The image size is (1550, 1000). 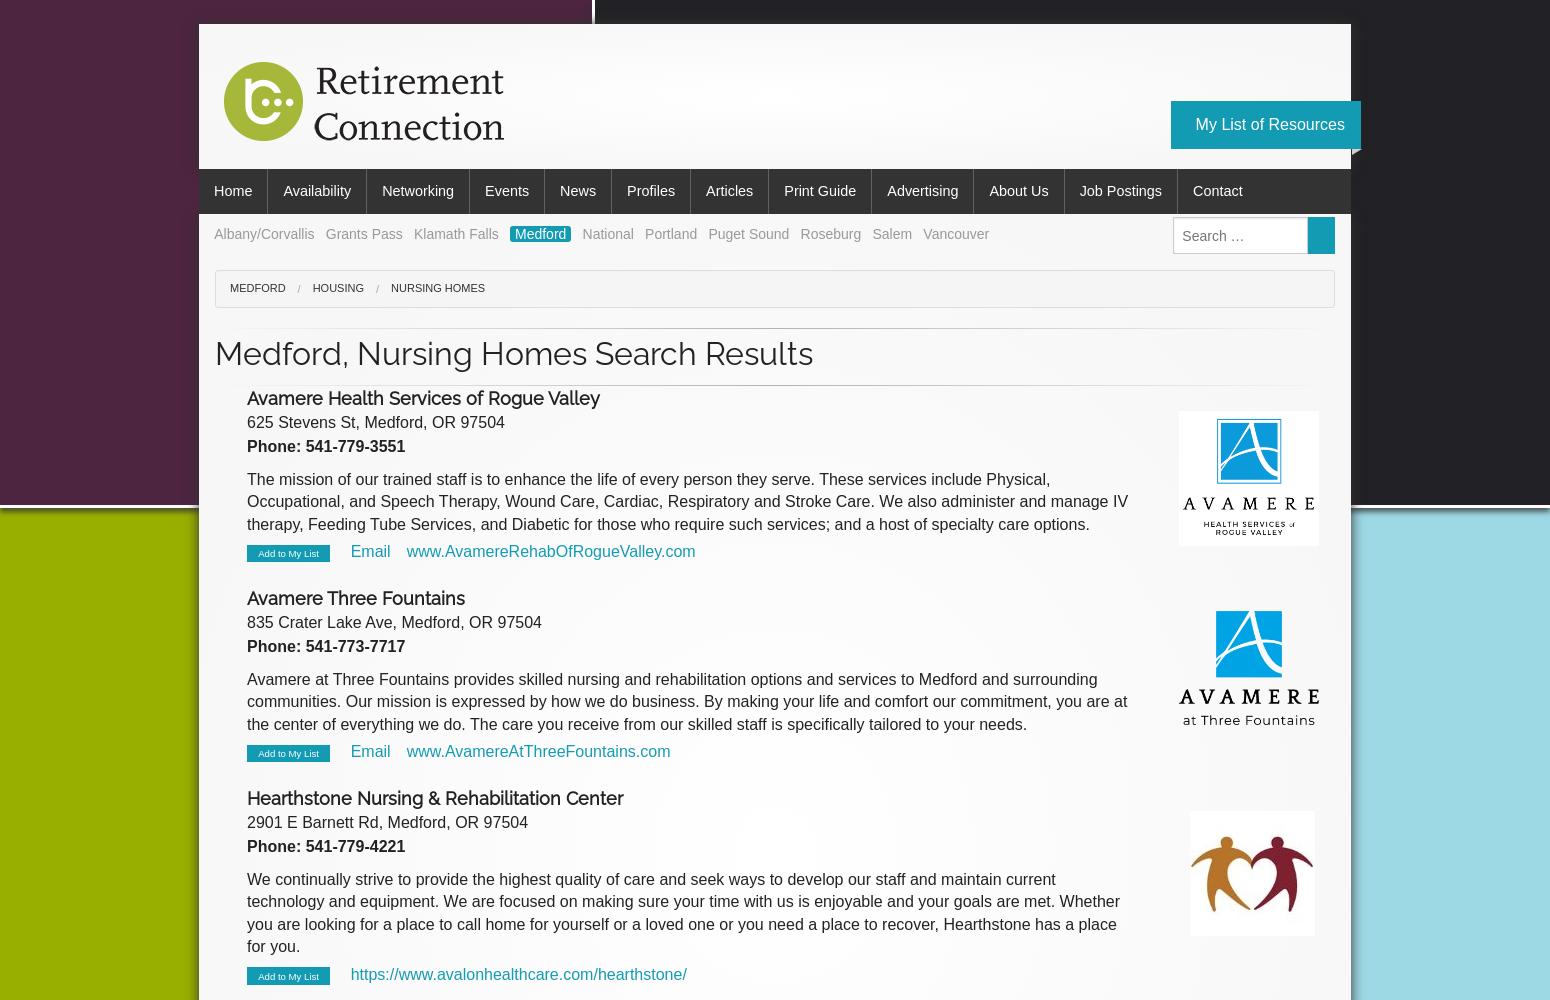 I want to click on 'Puget Sound', so click(x=748, y=232).